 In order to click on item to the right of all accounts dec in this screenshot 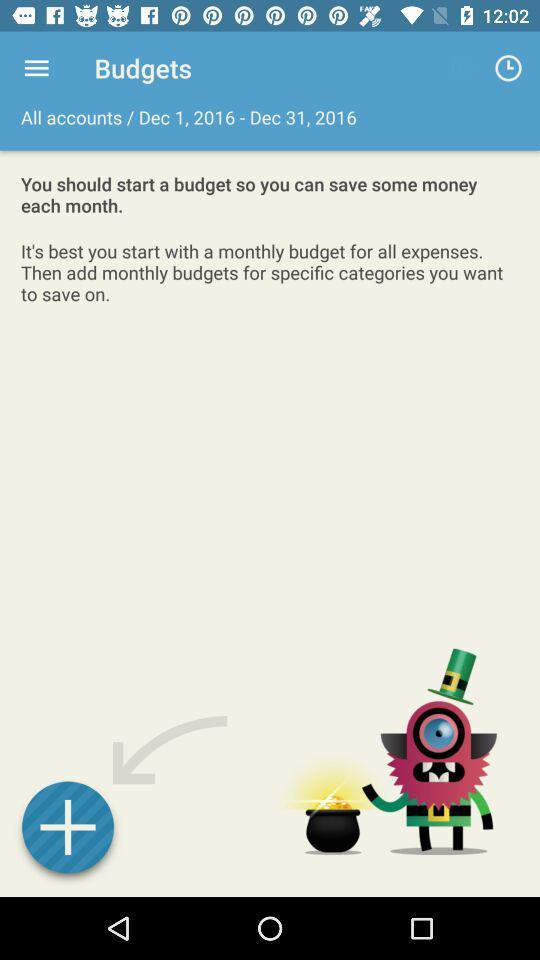, I will do `click(508, 68)`.